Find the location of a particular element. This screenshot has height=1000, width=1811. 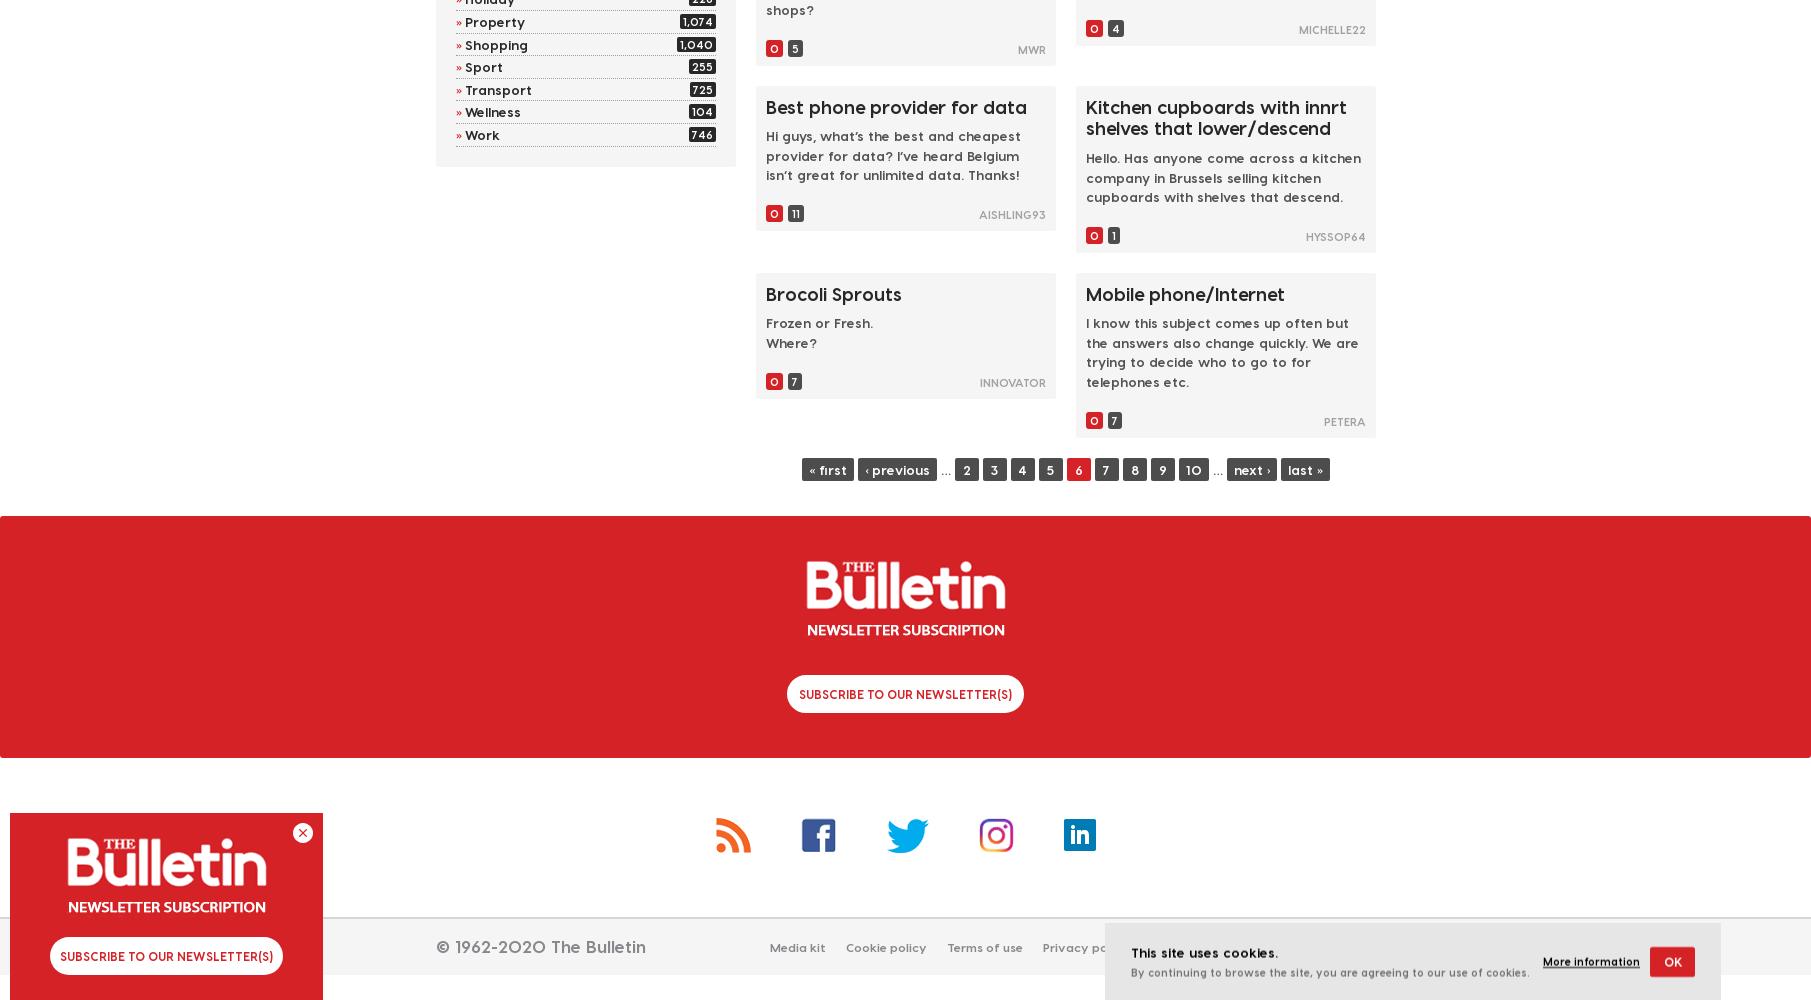

'Shopping' is located at coordinates (495, 43).